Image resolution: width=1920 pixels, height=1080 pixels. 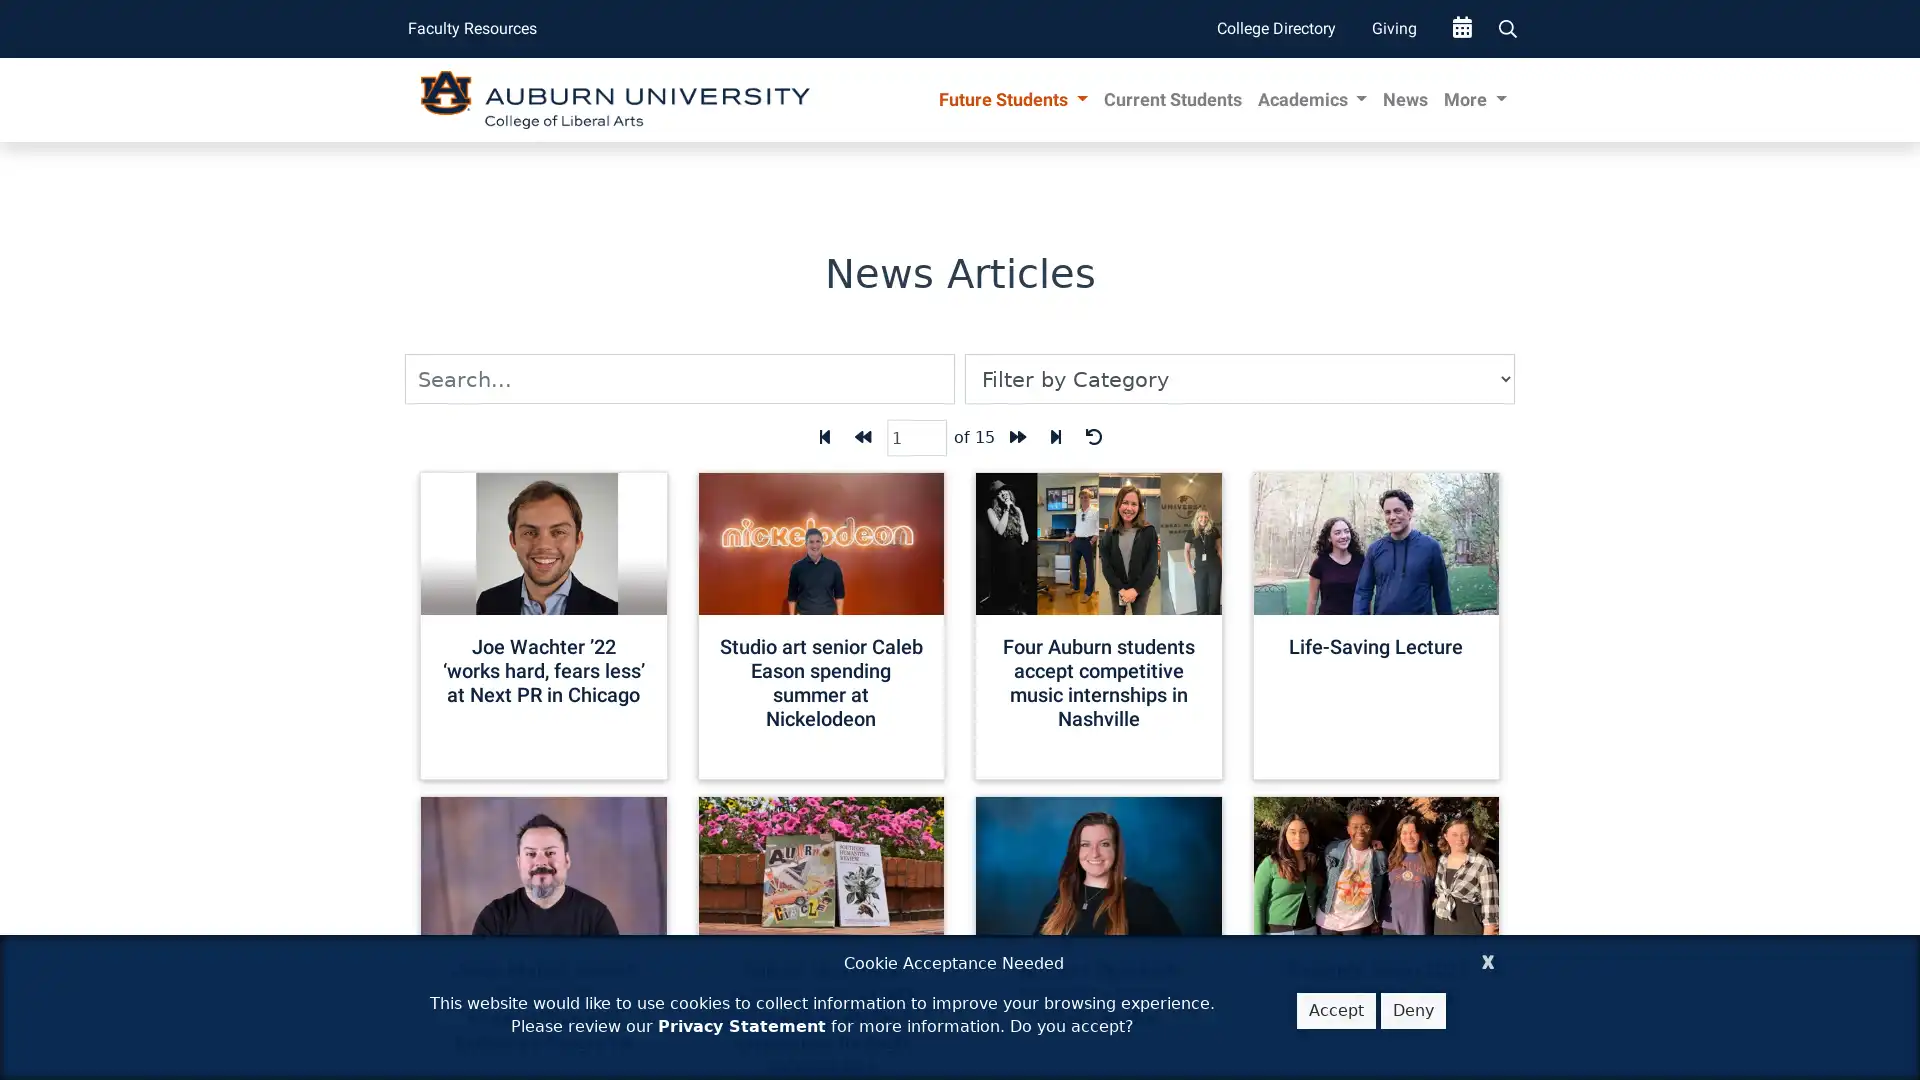 What do you see at coordinates (974, 437) in the screenshot?
I see `of 15` at bounding box center [974, 437].